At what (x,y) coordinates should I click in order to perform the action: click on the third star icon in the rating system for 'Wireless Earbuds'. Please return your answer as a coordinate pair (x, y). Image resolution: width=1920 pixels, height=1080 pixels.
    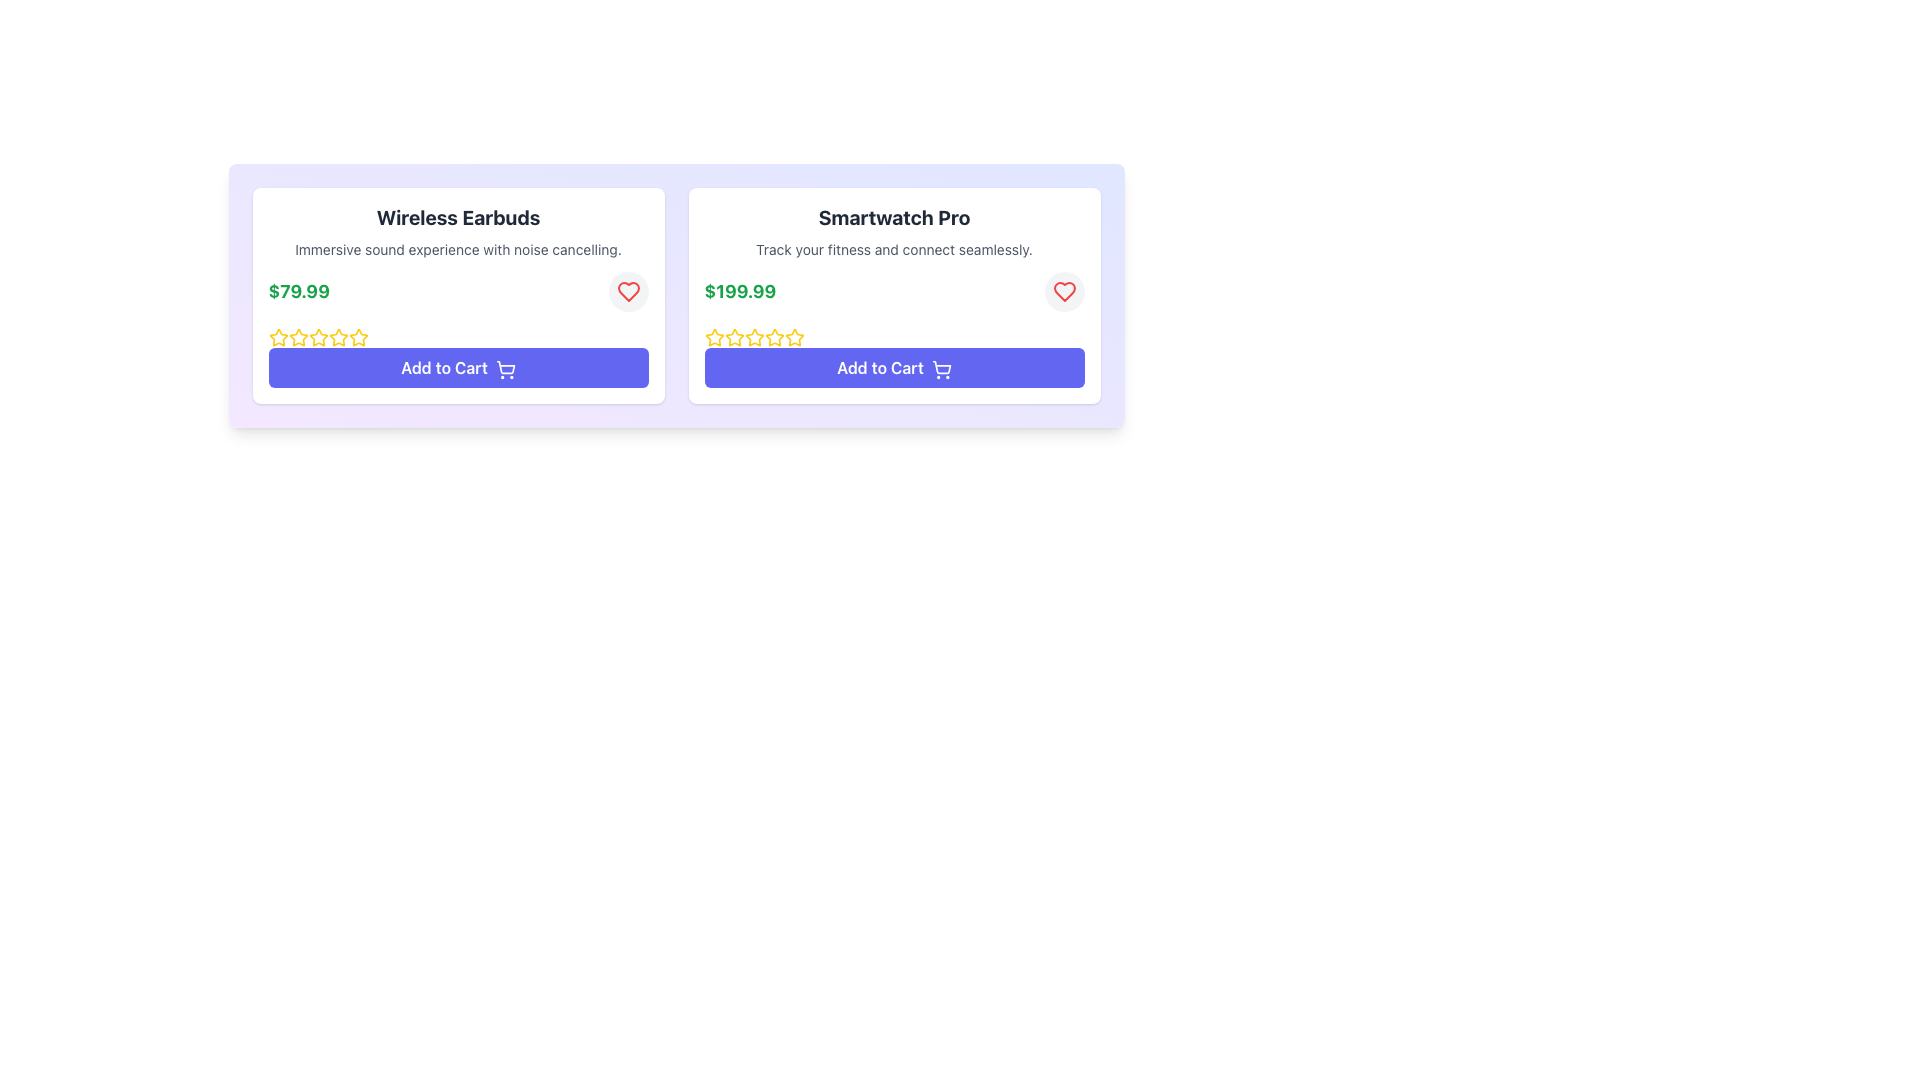
    Looking at the image, I should click on (297, 337).